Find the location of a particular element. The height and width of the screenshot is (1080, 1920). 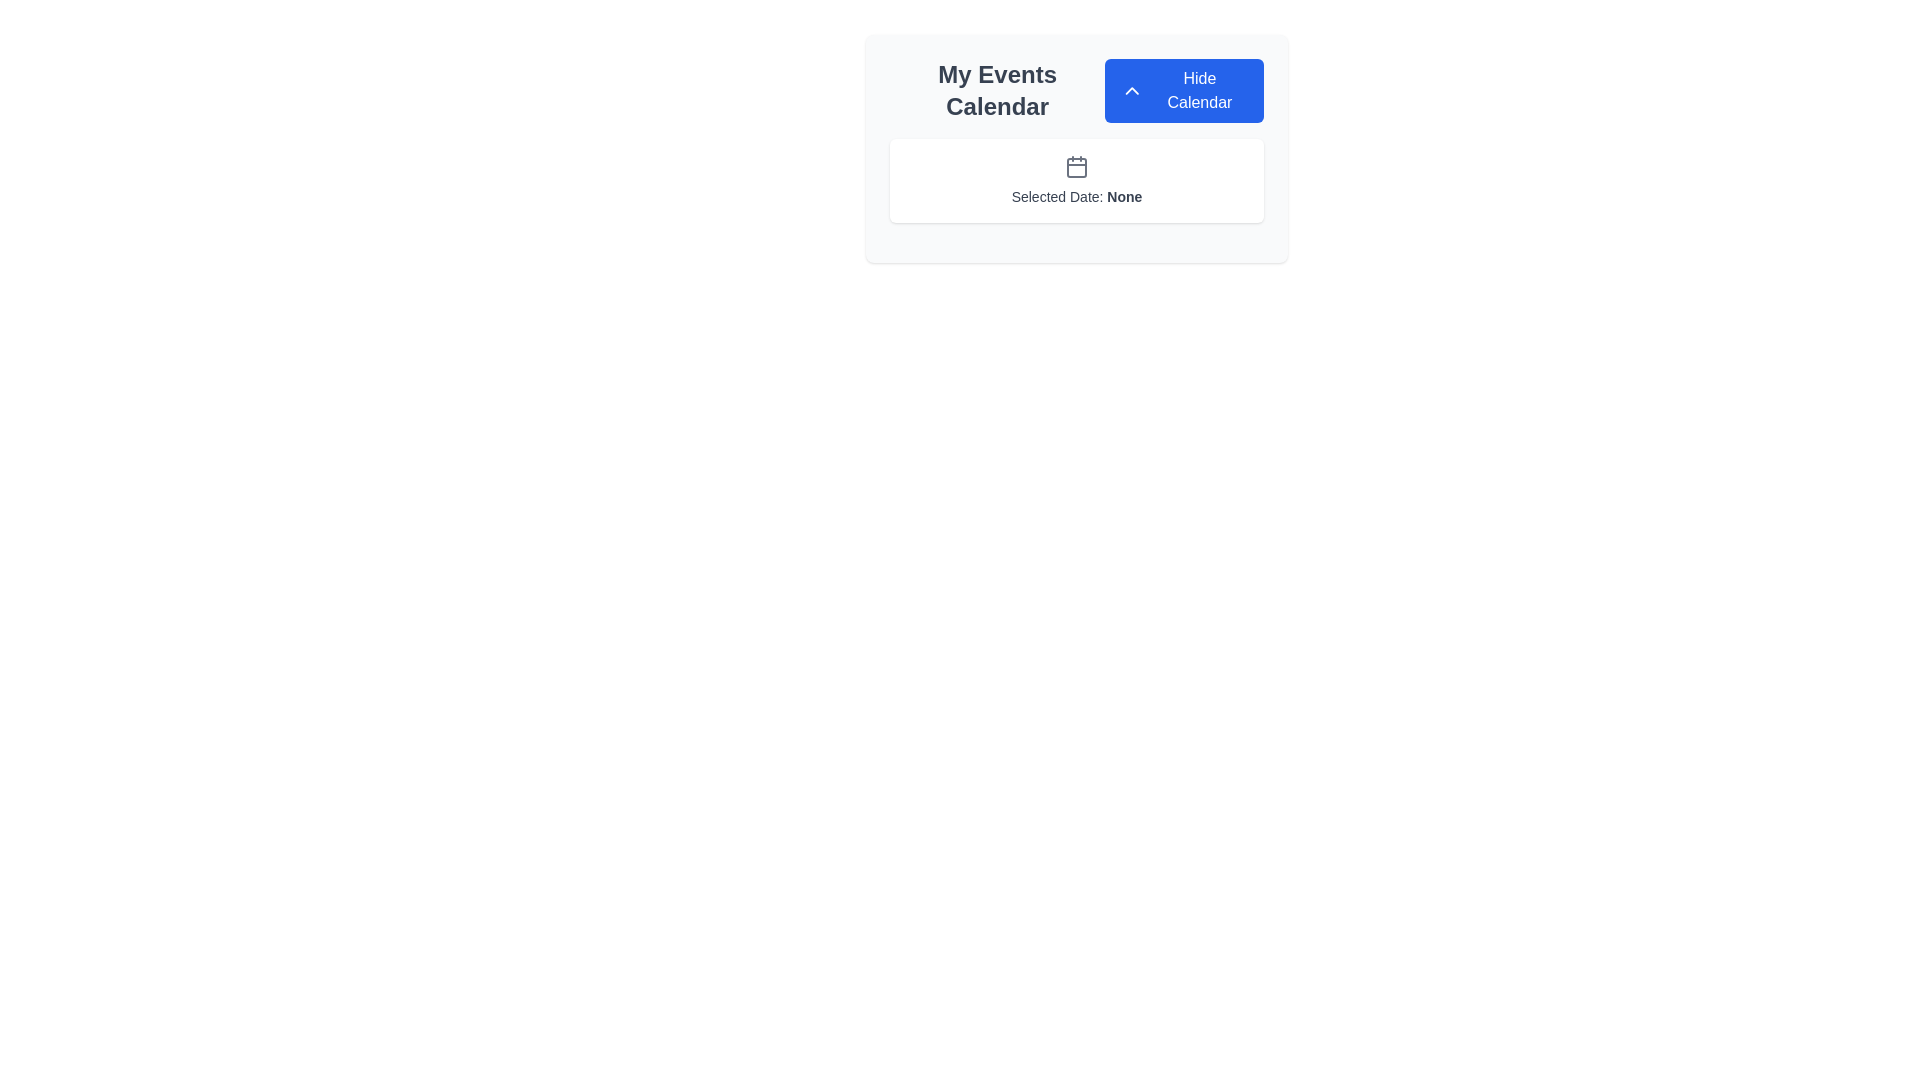

the static label 'My Events Calendar' which is positioned to the left of the button labeled 'Hide Calendar' is located at coordinates (997, 91).